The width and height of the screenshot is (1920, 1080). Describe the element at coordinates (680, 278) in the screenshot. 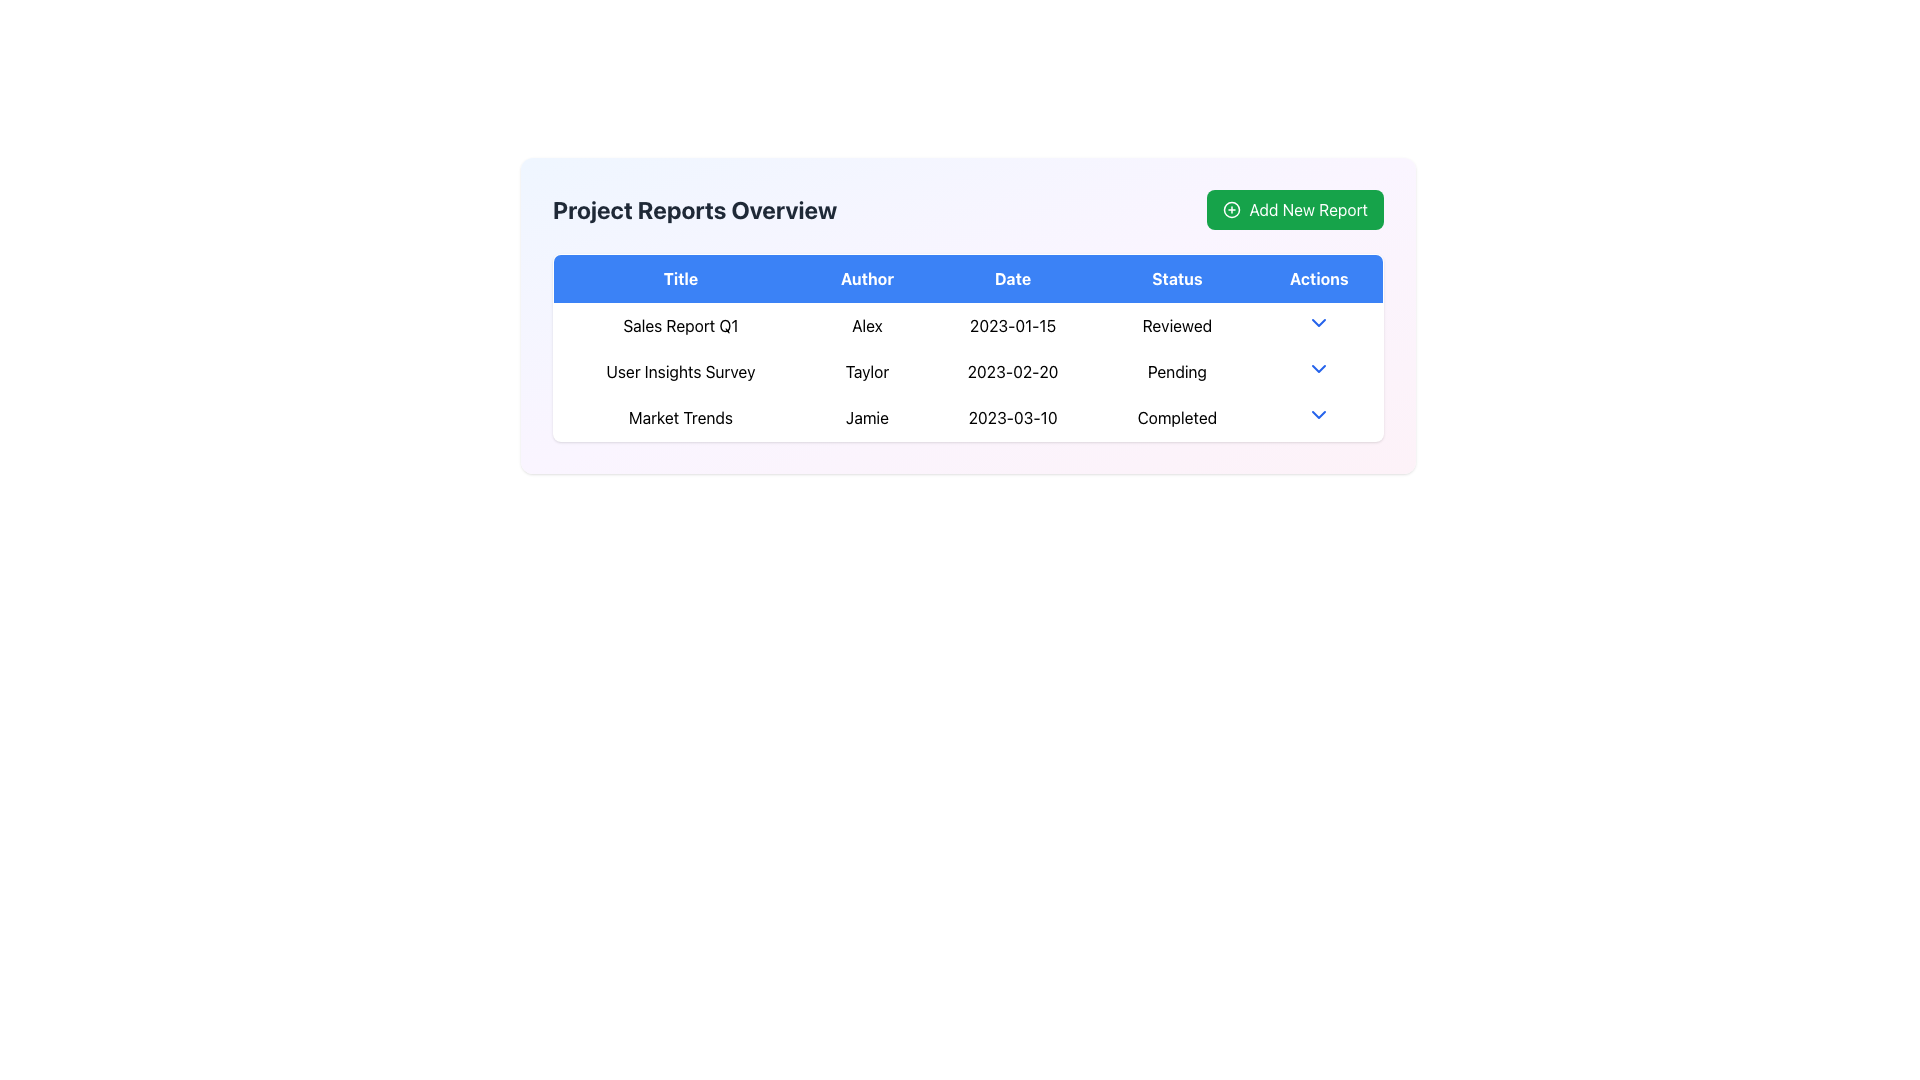

I see `the Table Header Cell labeled 'Title' which is the first cell in the header row of the table` at that location.